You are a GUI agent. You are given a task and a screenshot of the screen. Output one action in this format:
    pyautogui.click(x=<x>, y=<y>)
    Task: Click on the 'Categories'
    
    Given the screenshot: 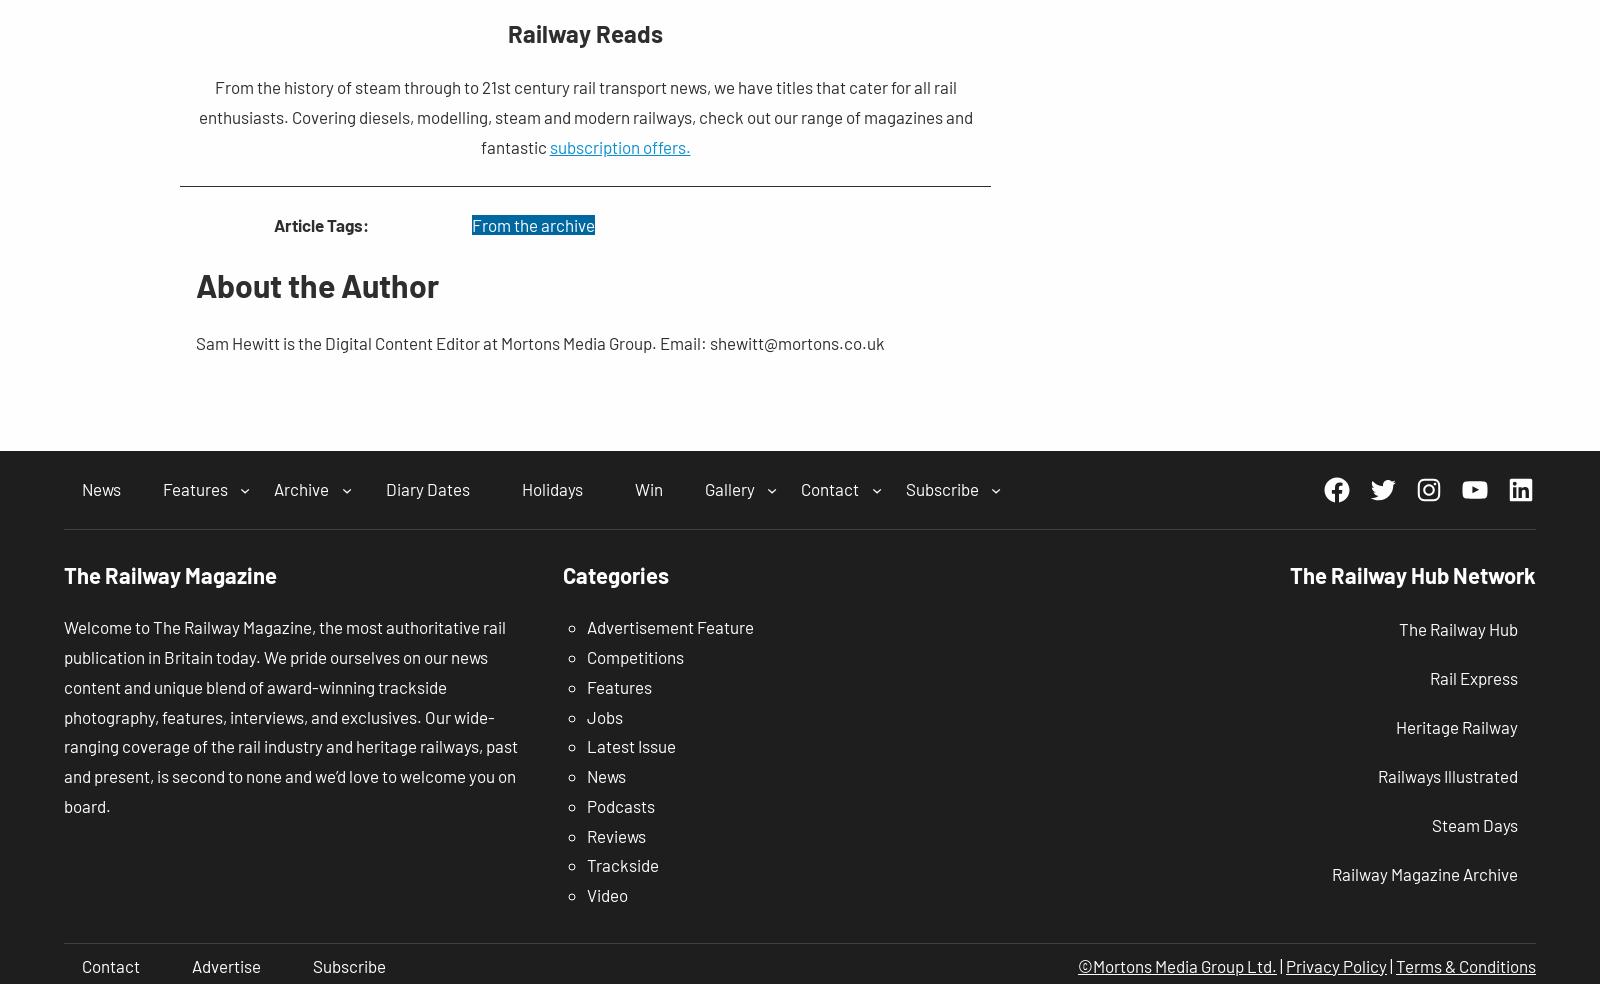 What is the action you would take?
    pyautogui.click(x=615, y=572)
    